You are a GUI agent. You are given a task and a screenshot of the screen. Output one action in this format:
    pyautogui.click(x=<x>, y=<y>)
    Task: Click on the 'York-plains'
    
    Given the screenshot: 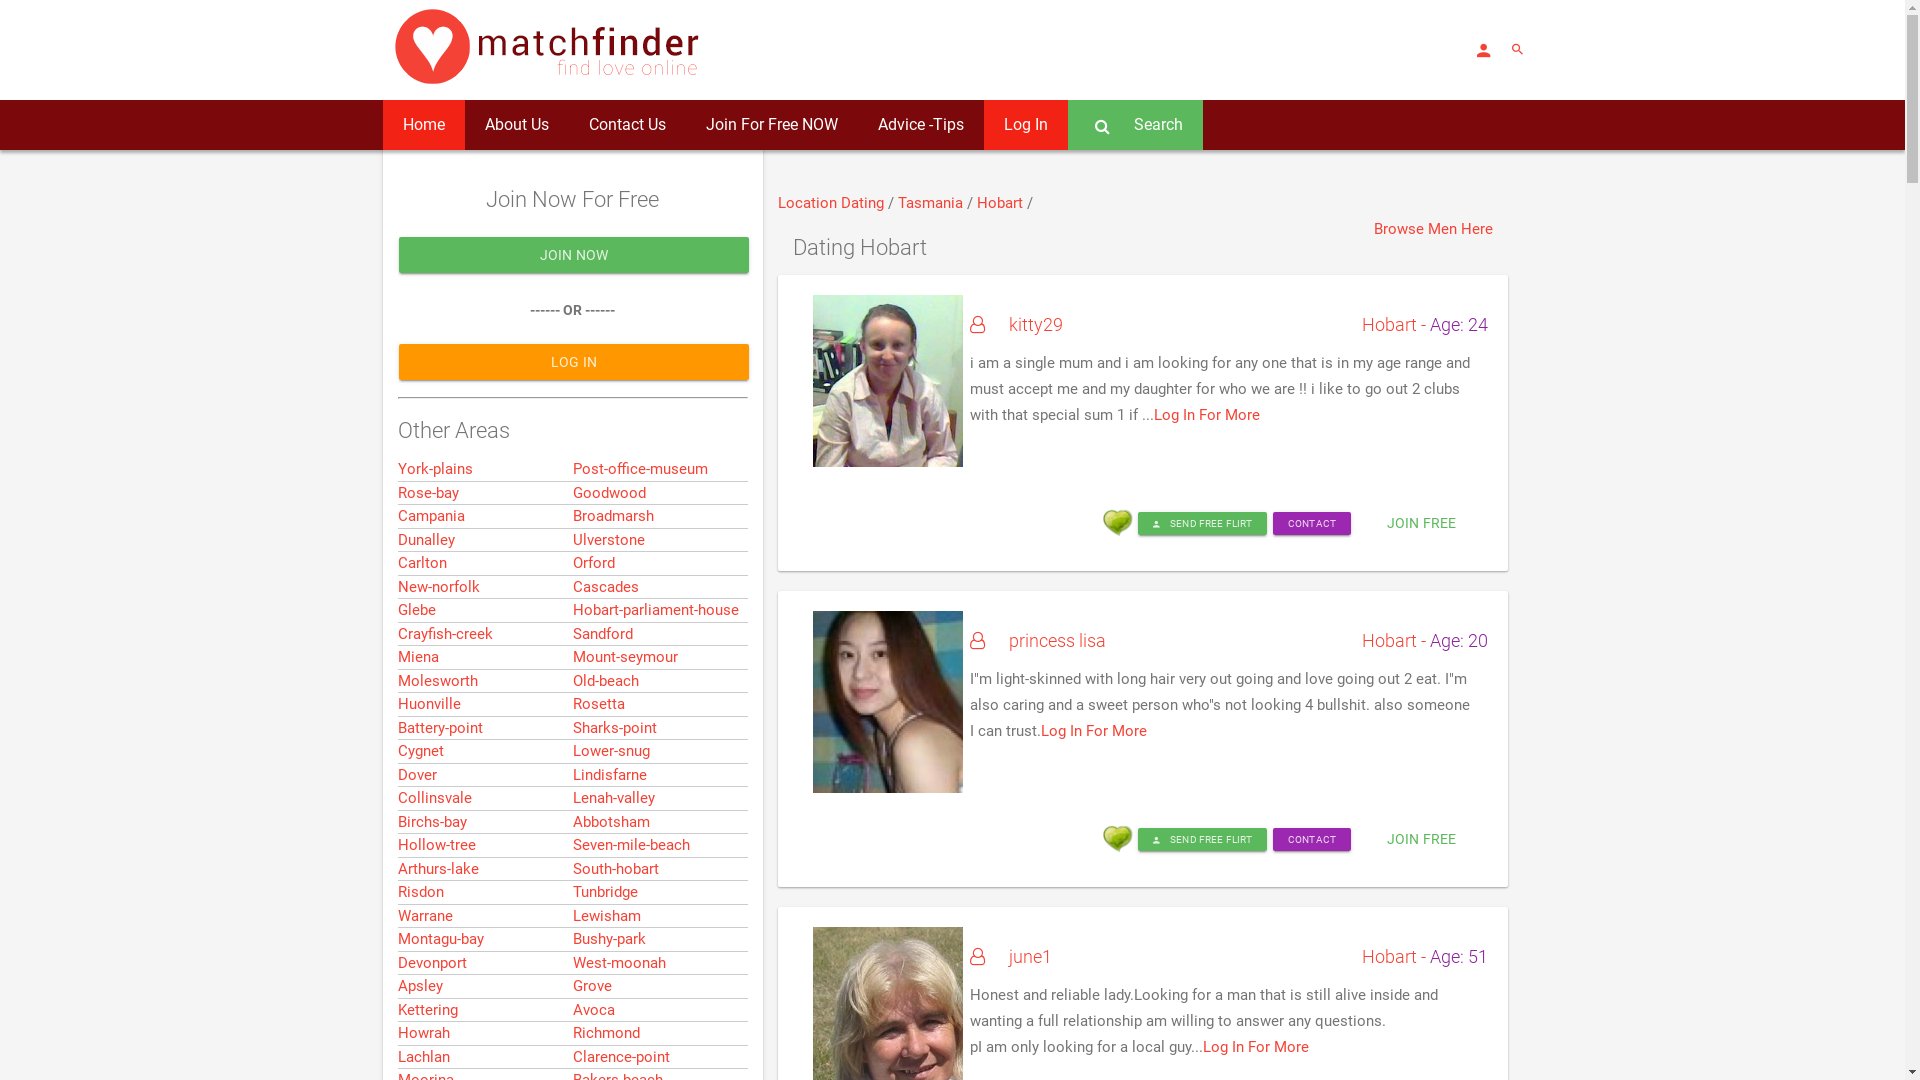 What is the action you would take?
    pyautogui.click(x=434, y=469)
    